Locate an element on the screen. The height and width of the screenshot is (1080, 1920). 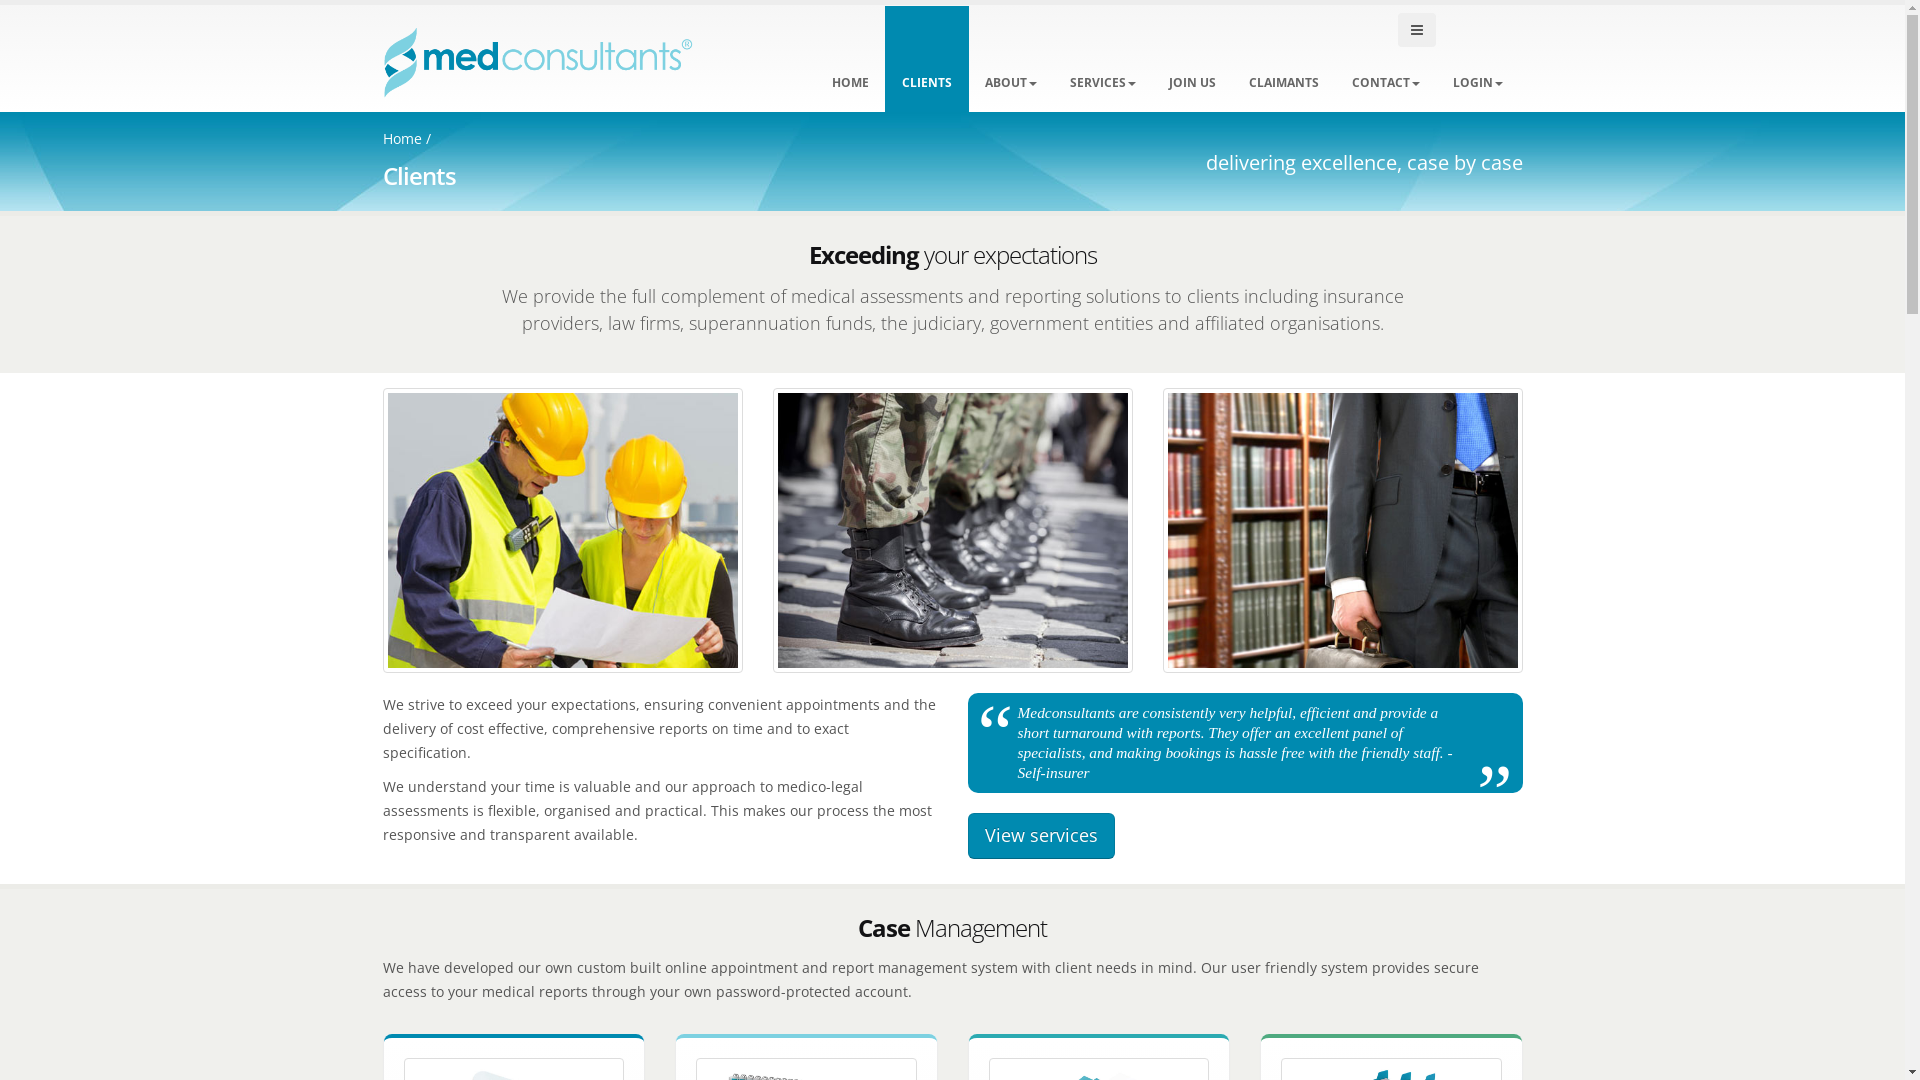
'CLIENTS' is located at coordinates (925, 58).